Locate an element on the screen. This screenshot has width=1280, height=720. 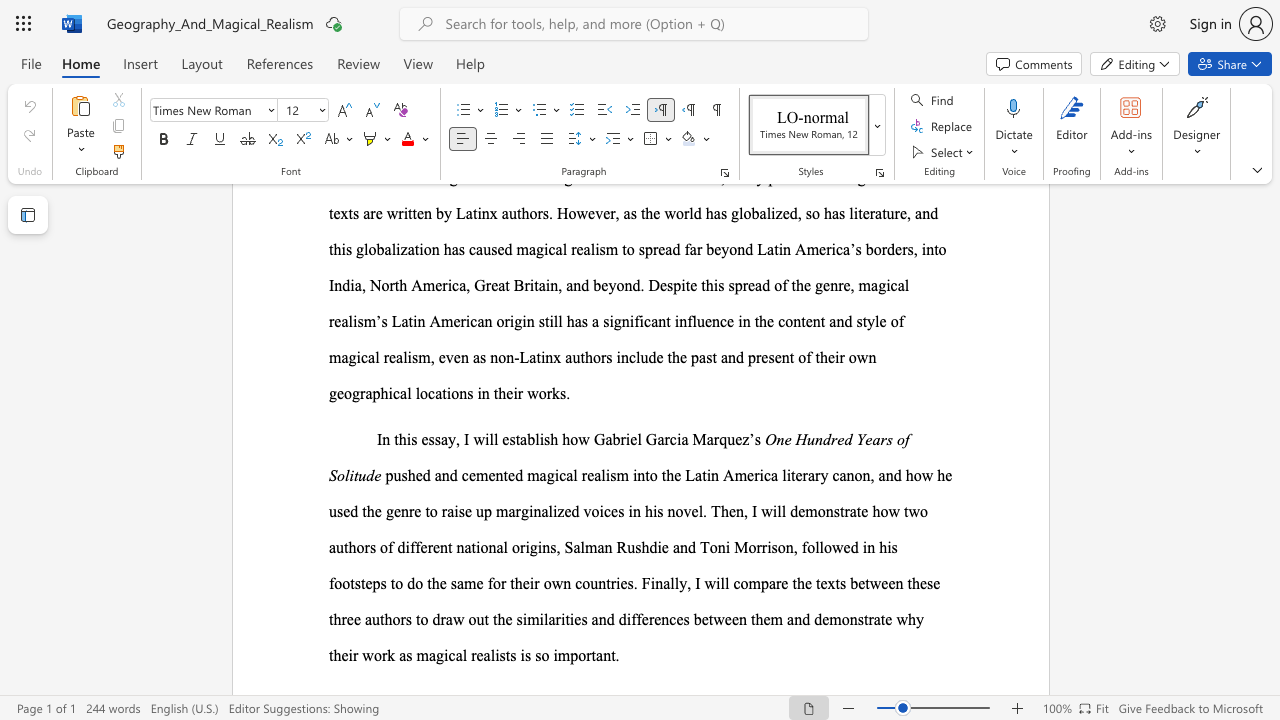
the subset text "larities and differences between t" within the text "to do the same for their own countries. Finally, I will compare the texts between these three authors to draw out the similarities and differences between them and" is located at coordinates (544, 618).